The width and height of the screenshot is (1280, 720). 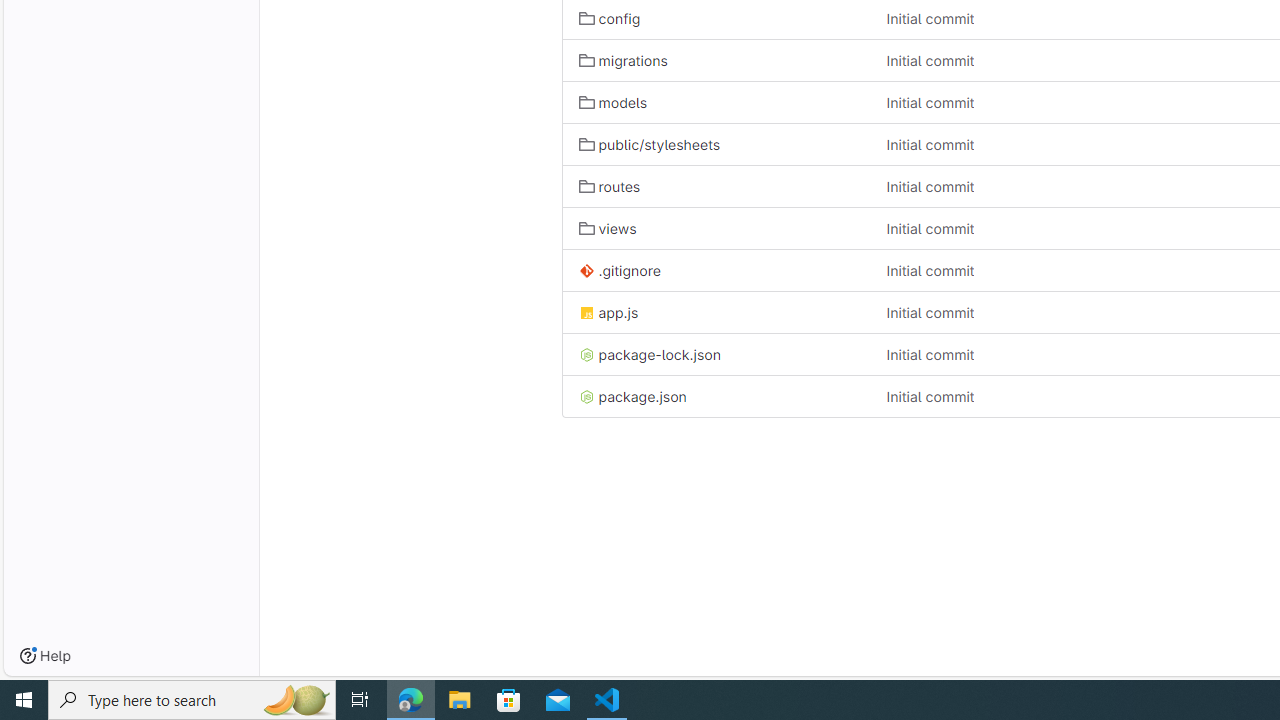 I want to click on 'models', so click(x=612, y=102).